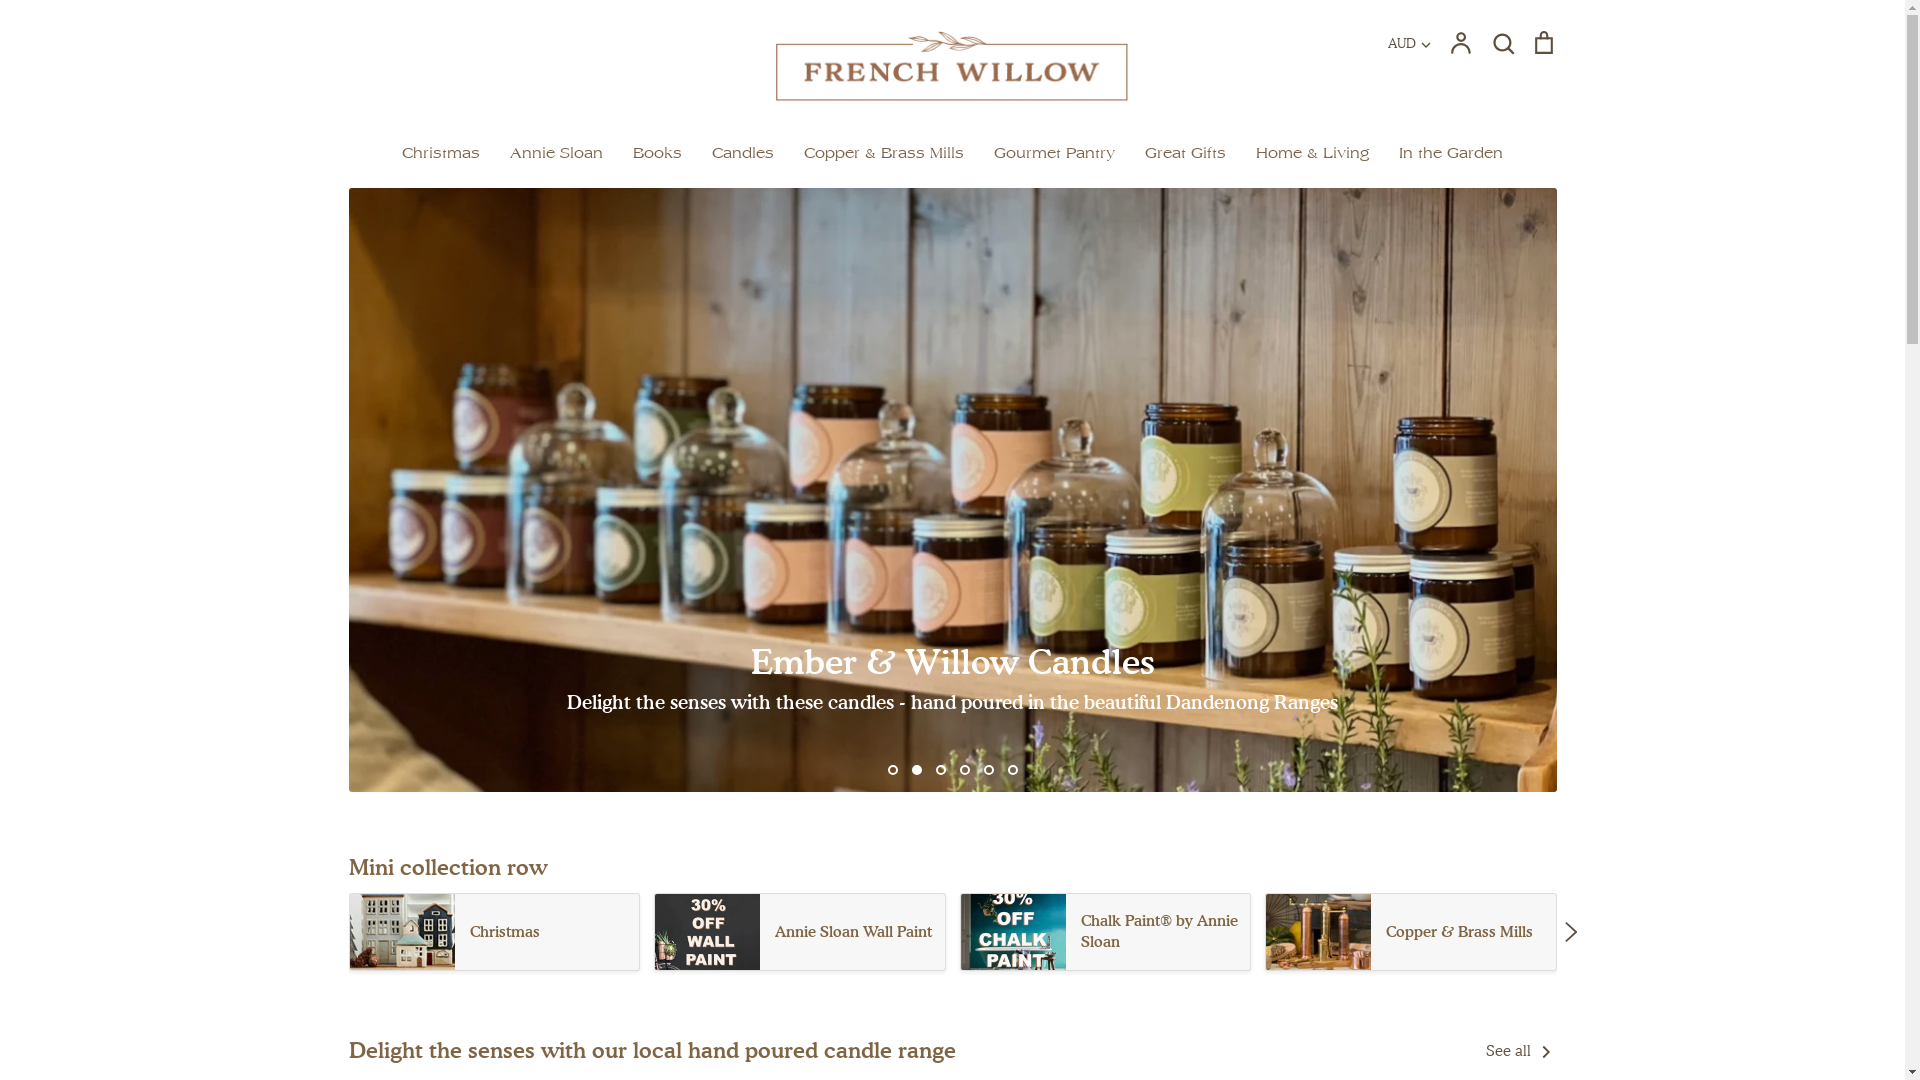  I want to click on 'Cart', so click(1541, 42).